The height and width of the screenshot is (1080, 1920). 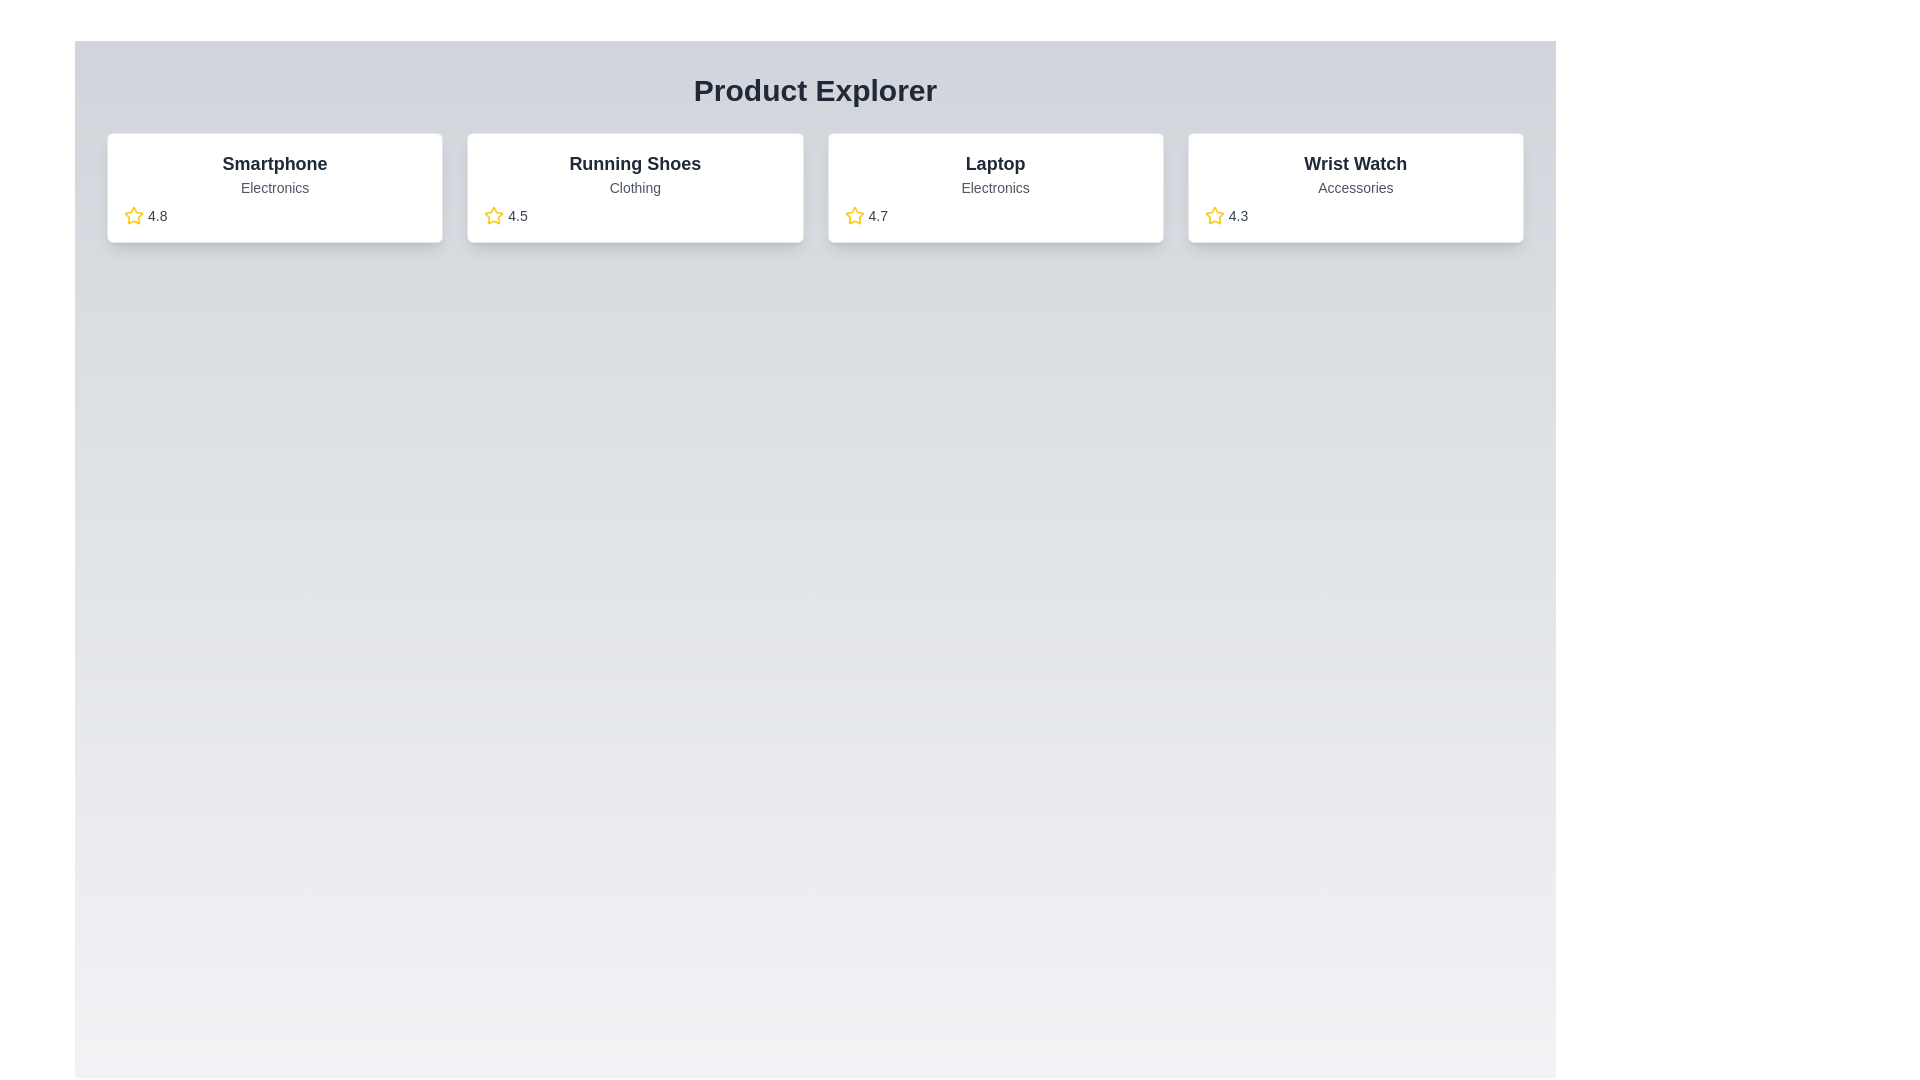 What do you see at coordinates (274, 188) in the screenshot?
I see `the 'Smartphone' clickable card located in the top-left corner of the grid structure, which features a white background, a bold 'Smartphone' text, and a yellow star icon with a rating of '4.8'` at bounding box center [274, 188].